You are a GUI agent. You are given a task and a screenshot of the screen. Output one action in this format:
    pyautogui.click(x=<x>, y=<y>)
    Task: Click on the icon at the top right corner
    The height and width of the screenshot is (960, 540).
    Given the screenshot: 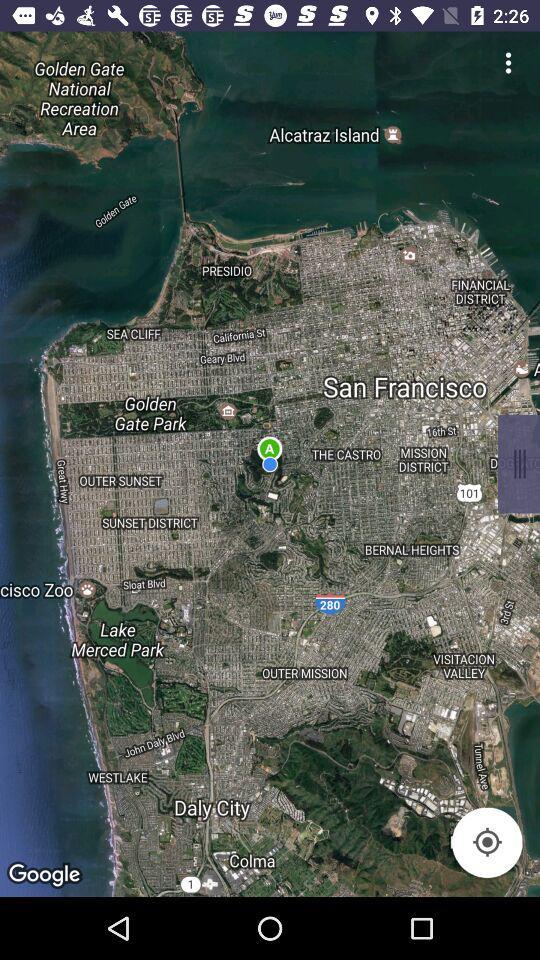 What is the action you would take?
    pyautogui.click(x=508, y=62)
    